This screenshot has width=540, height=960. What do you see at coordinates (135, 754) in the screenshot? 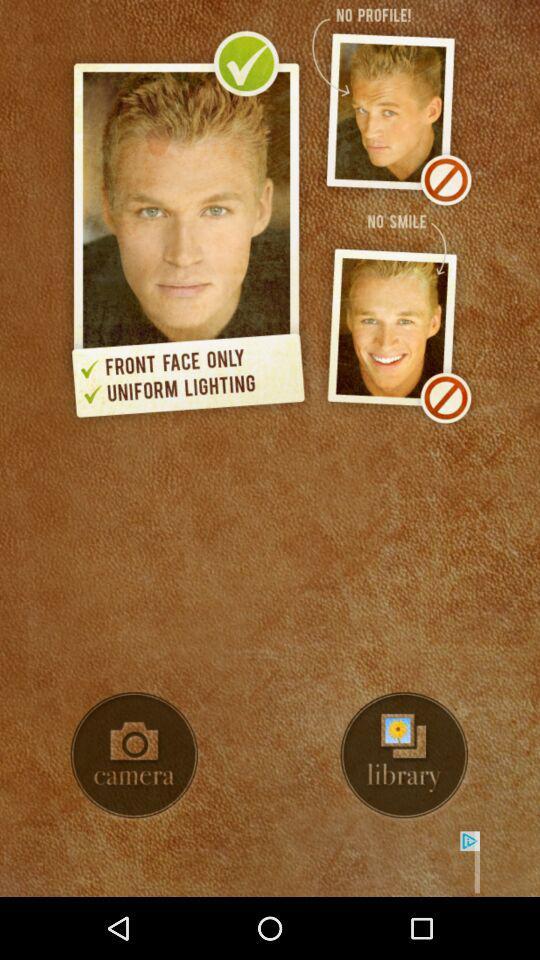
I see `turn on camera` at bounding box center [135, 754].